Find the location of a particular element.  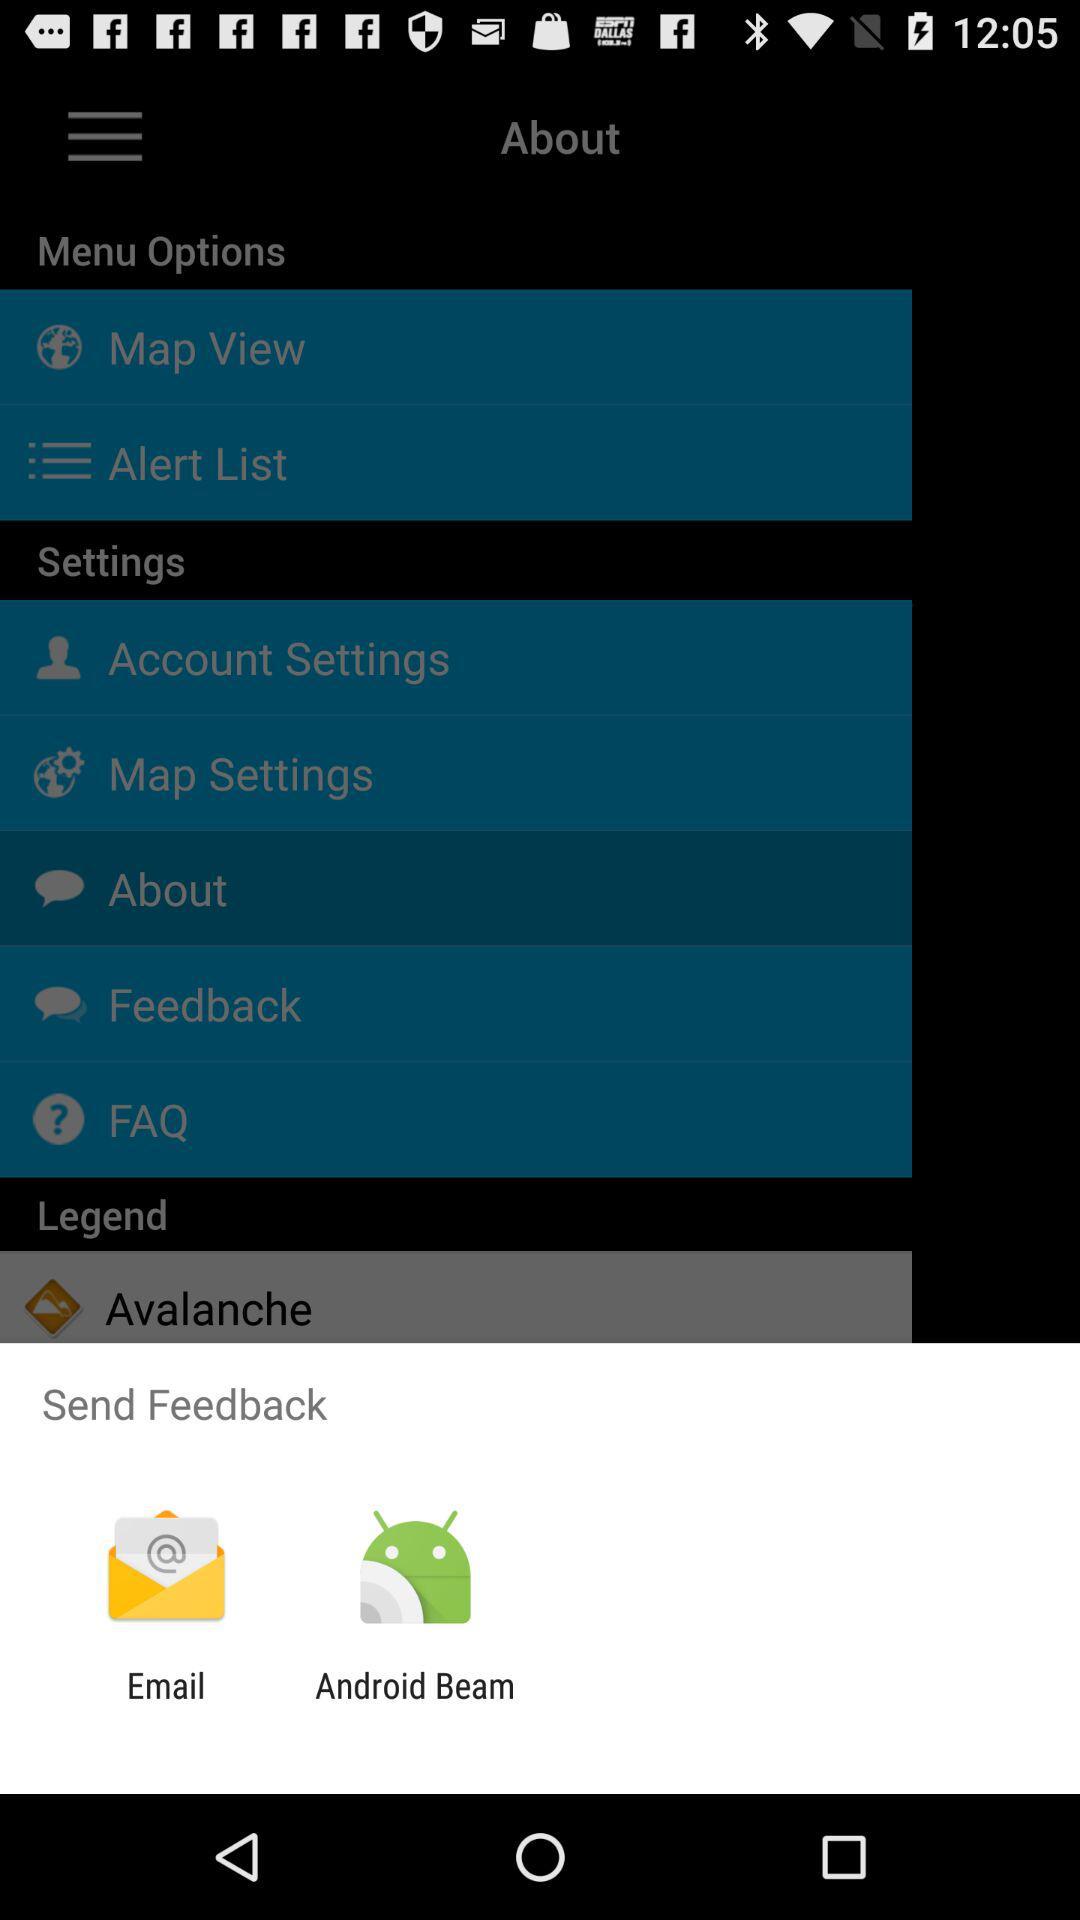

app next to the android beam is located at coordinates (165, 1705).